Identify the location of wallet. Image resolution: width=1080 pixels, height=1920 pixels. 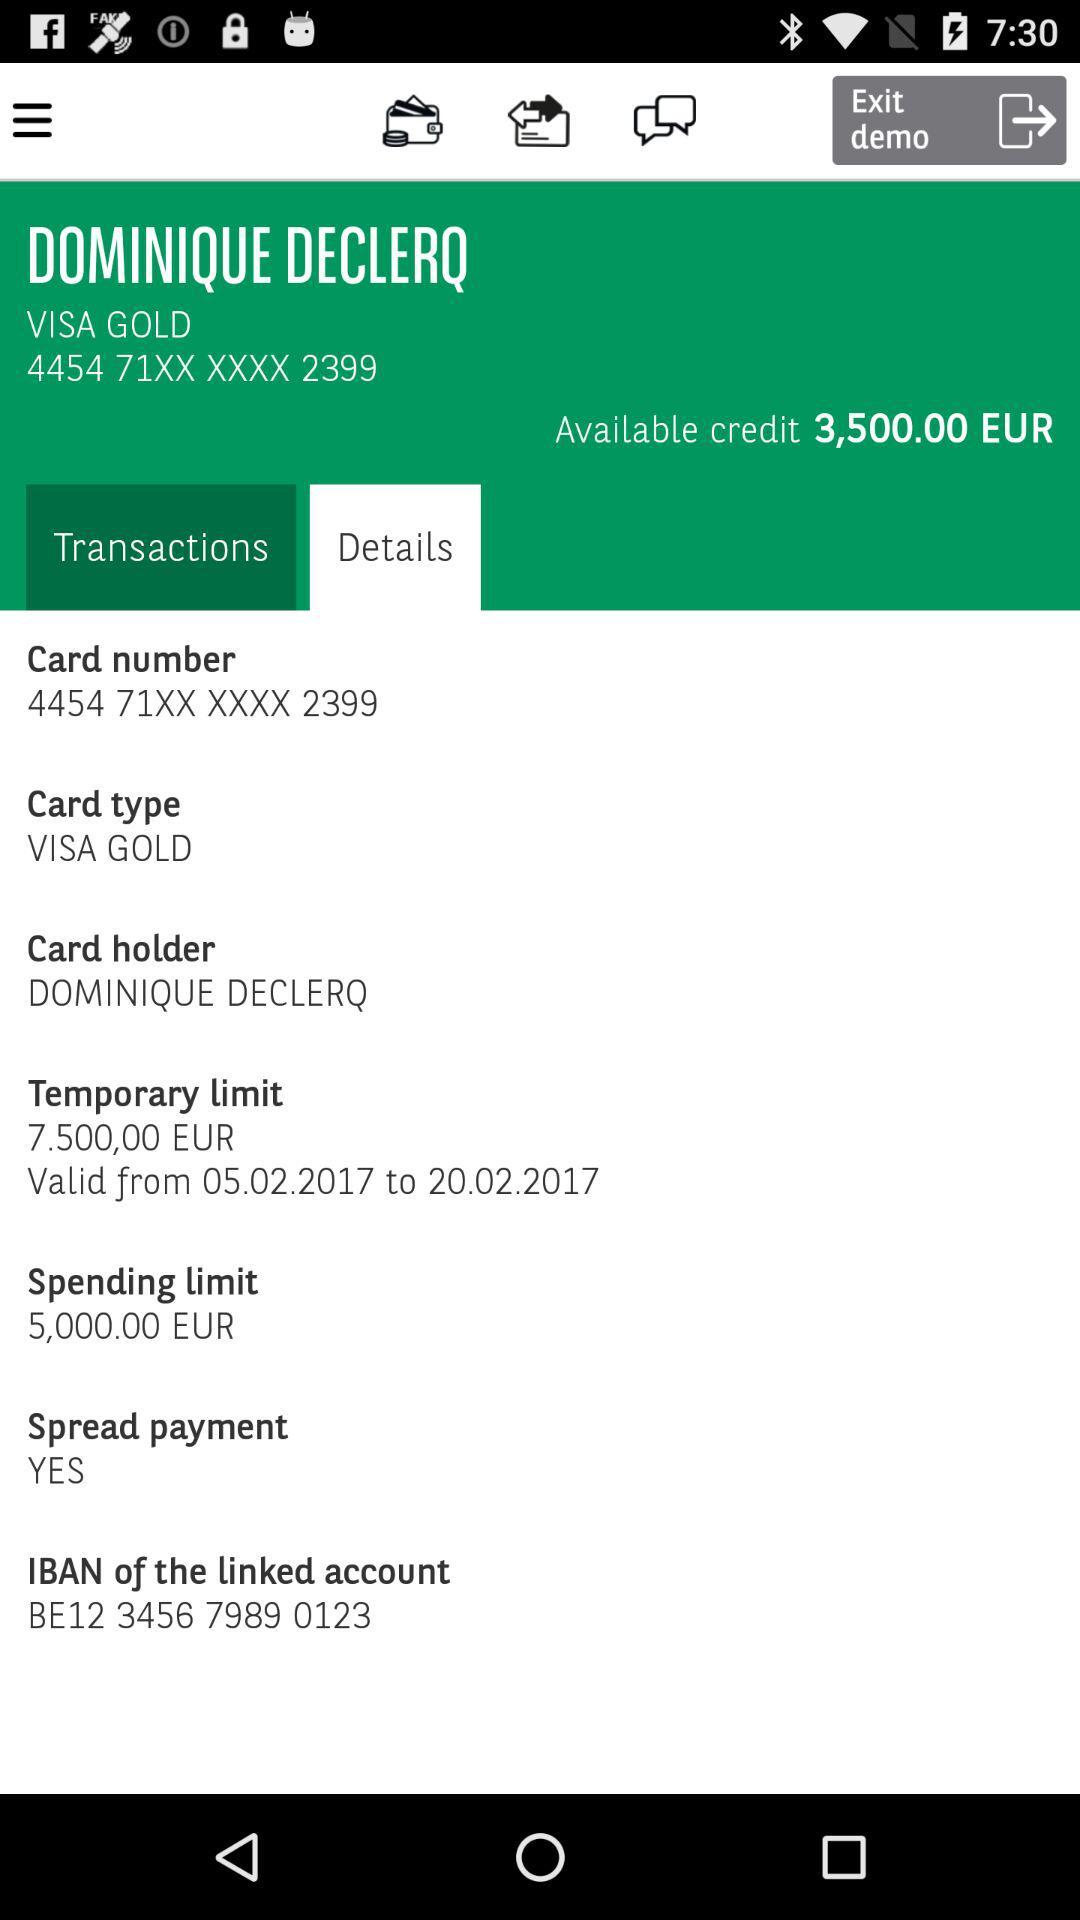
(412, 119).